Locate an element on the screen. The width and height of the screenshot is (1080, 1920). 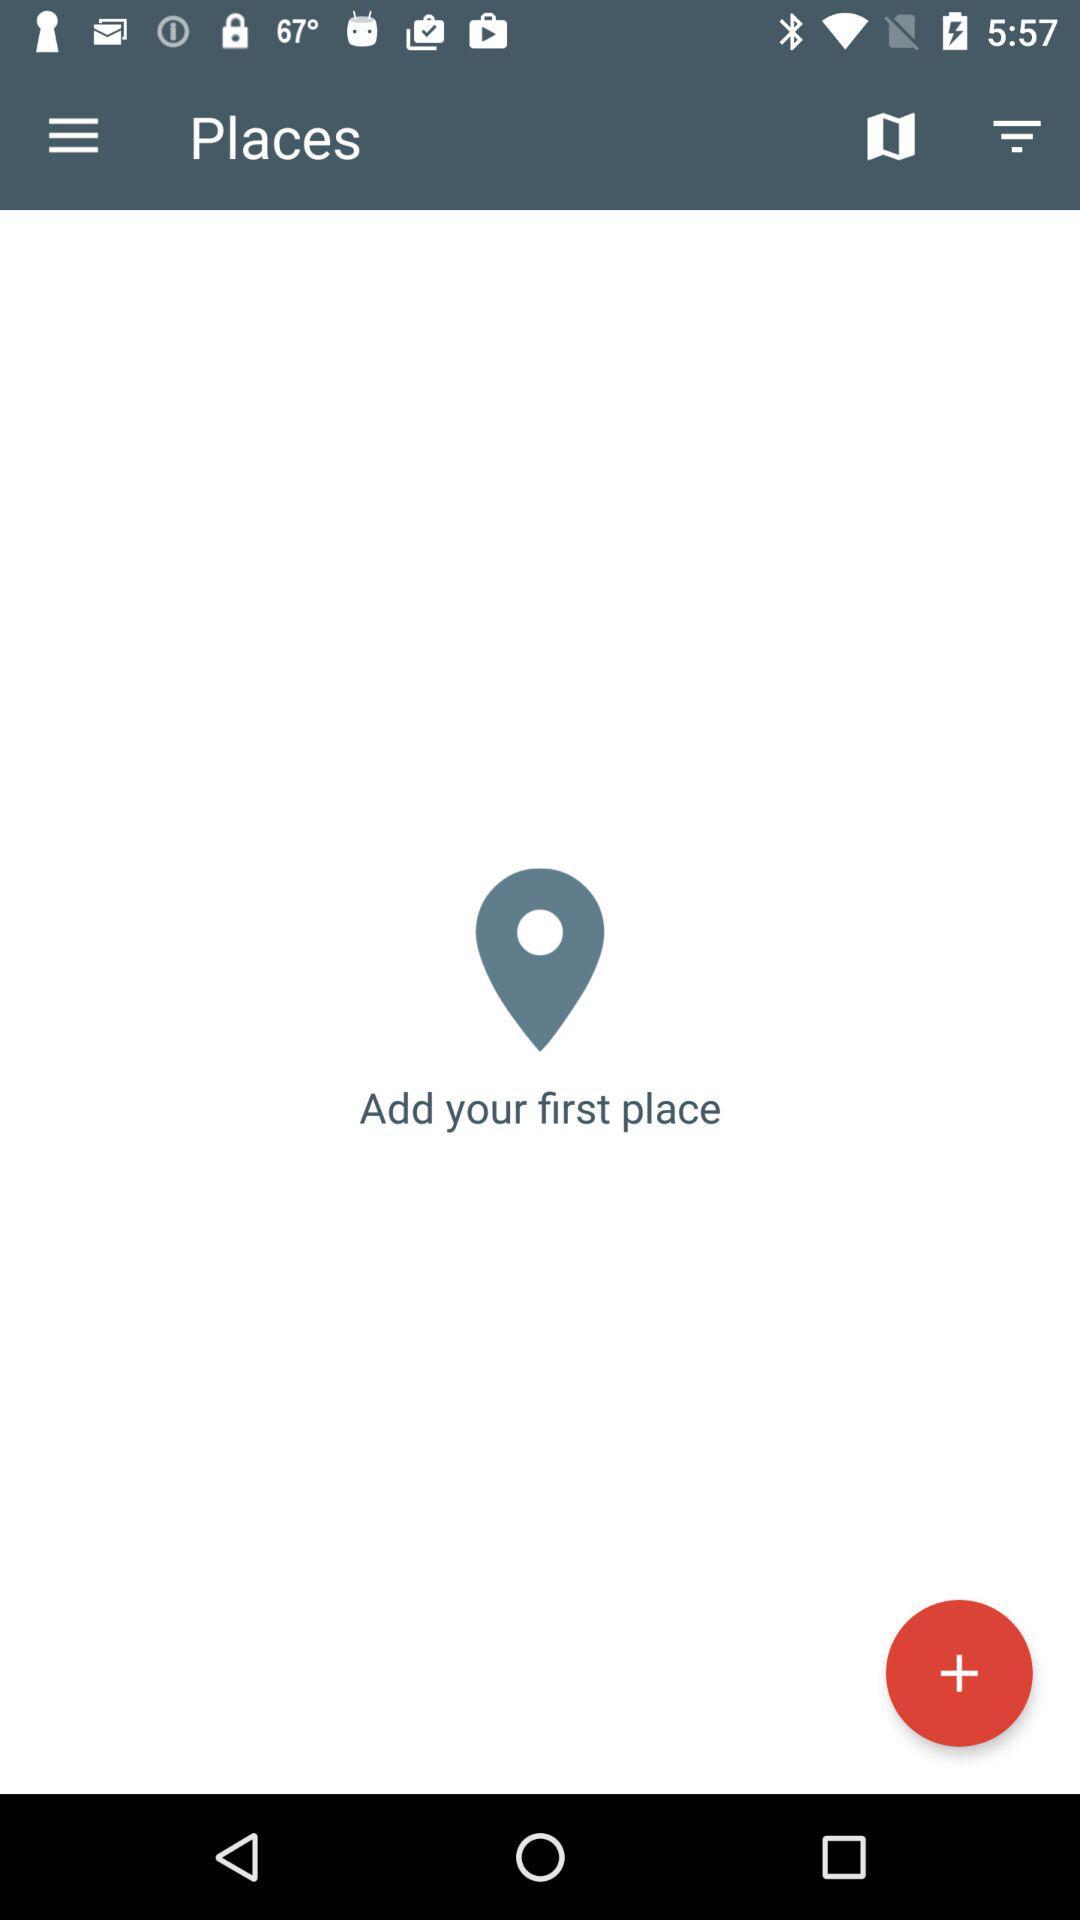
information is located at coordinates (958, 1673).